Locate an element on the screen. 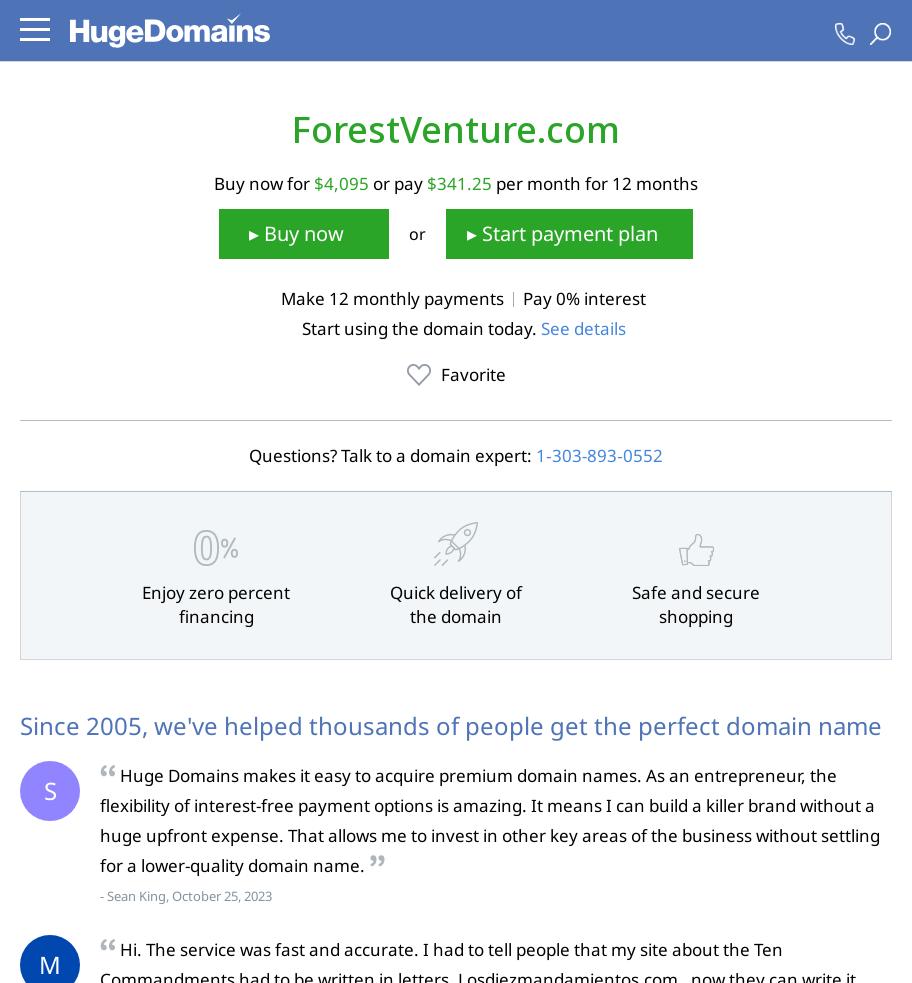 The height and width of the screenshot is (983, 912). 'Start using the domain today.' is located at coordinates (419, 327).